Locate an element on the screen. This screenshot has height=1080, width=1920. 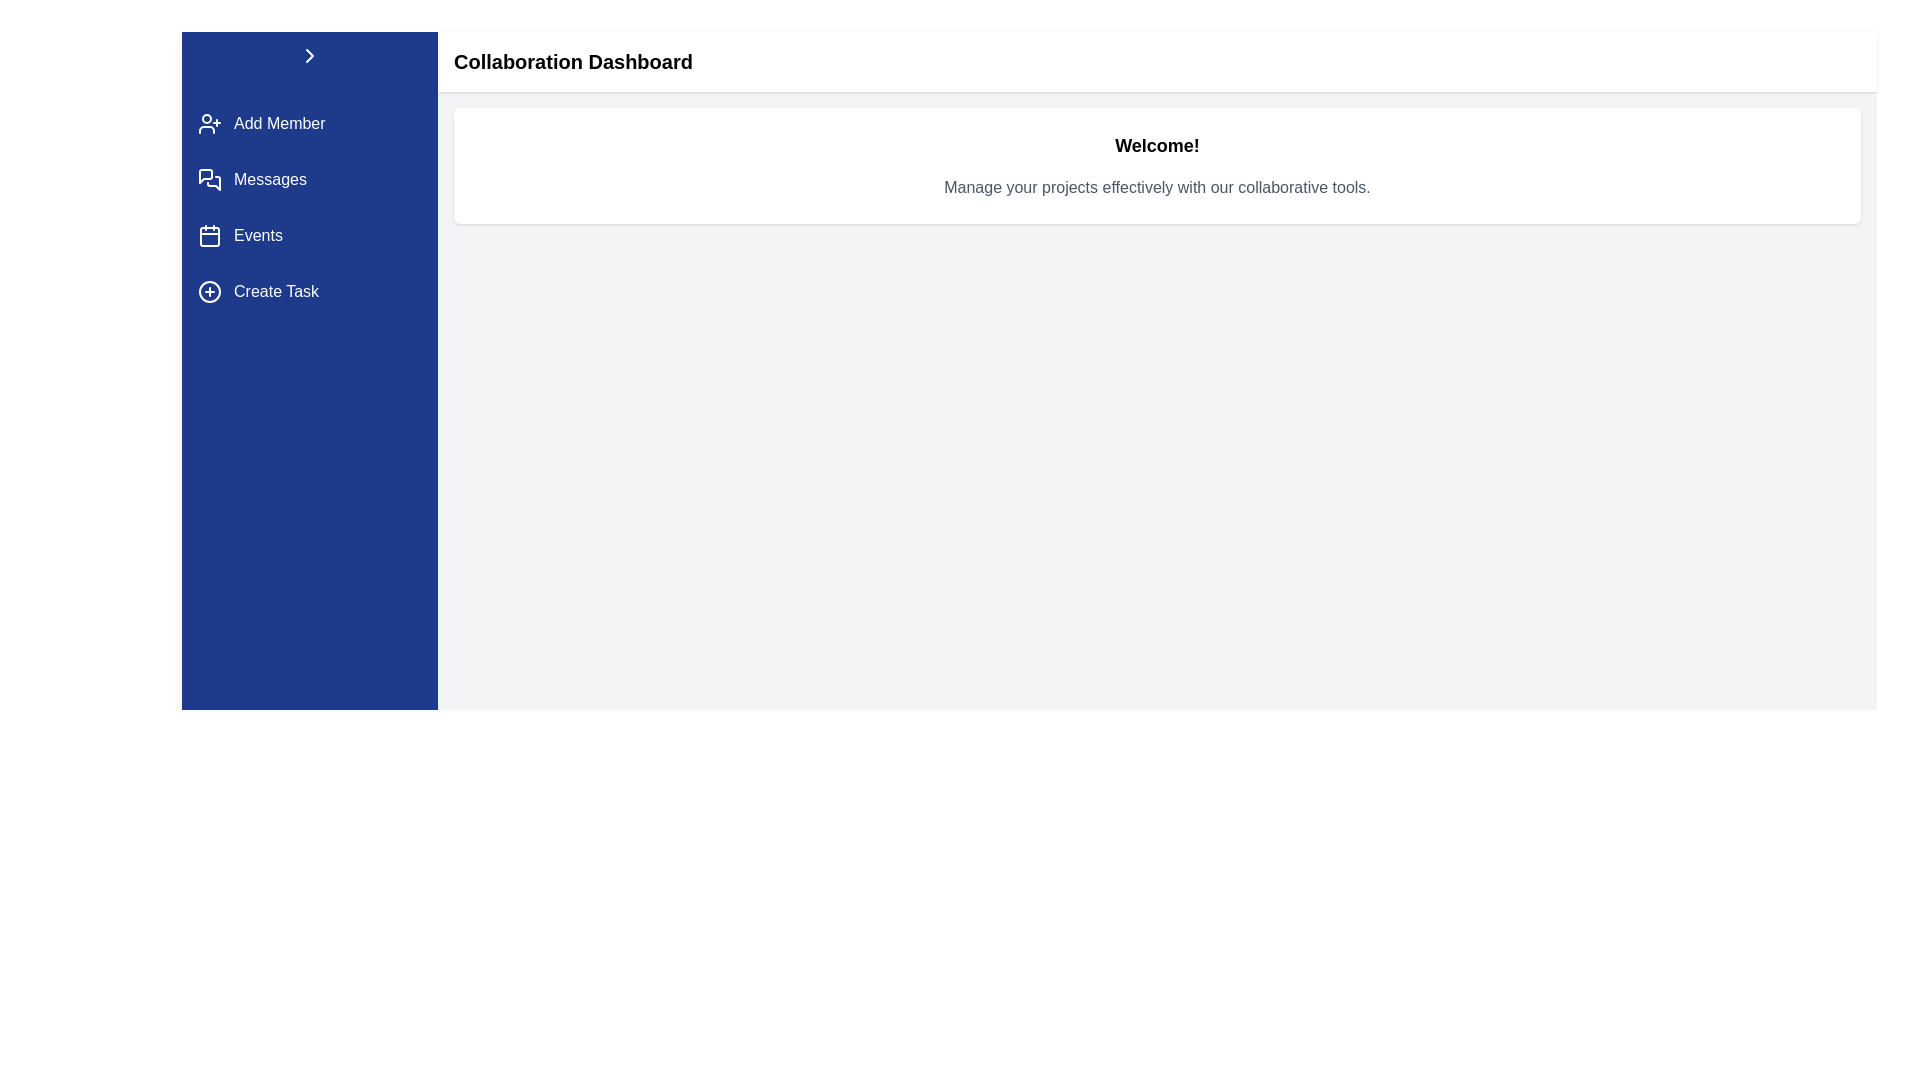
the Text label that provides descriptive guidance about the collaborative tools of the platform, located beneath the 'Welcome!' text in the top center area of the interface is located at coordinates (1157, 188).